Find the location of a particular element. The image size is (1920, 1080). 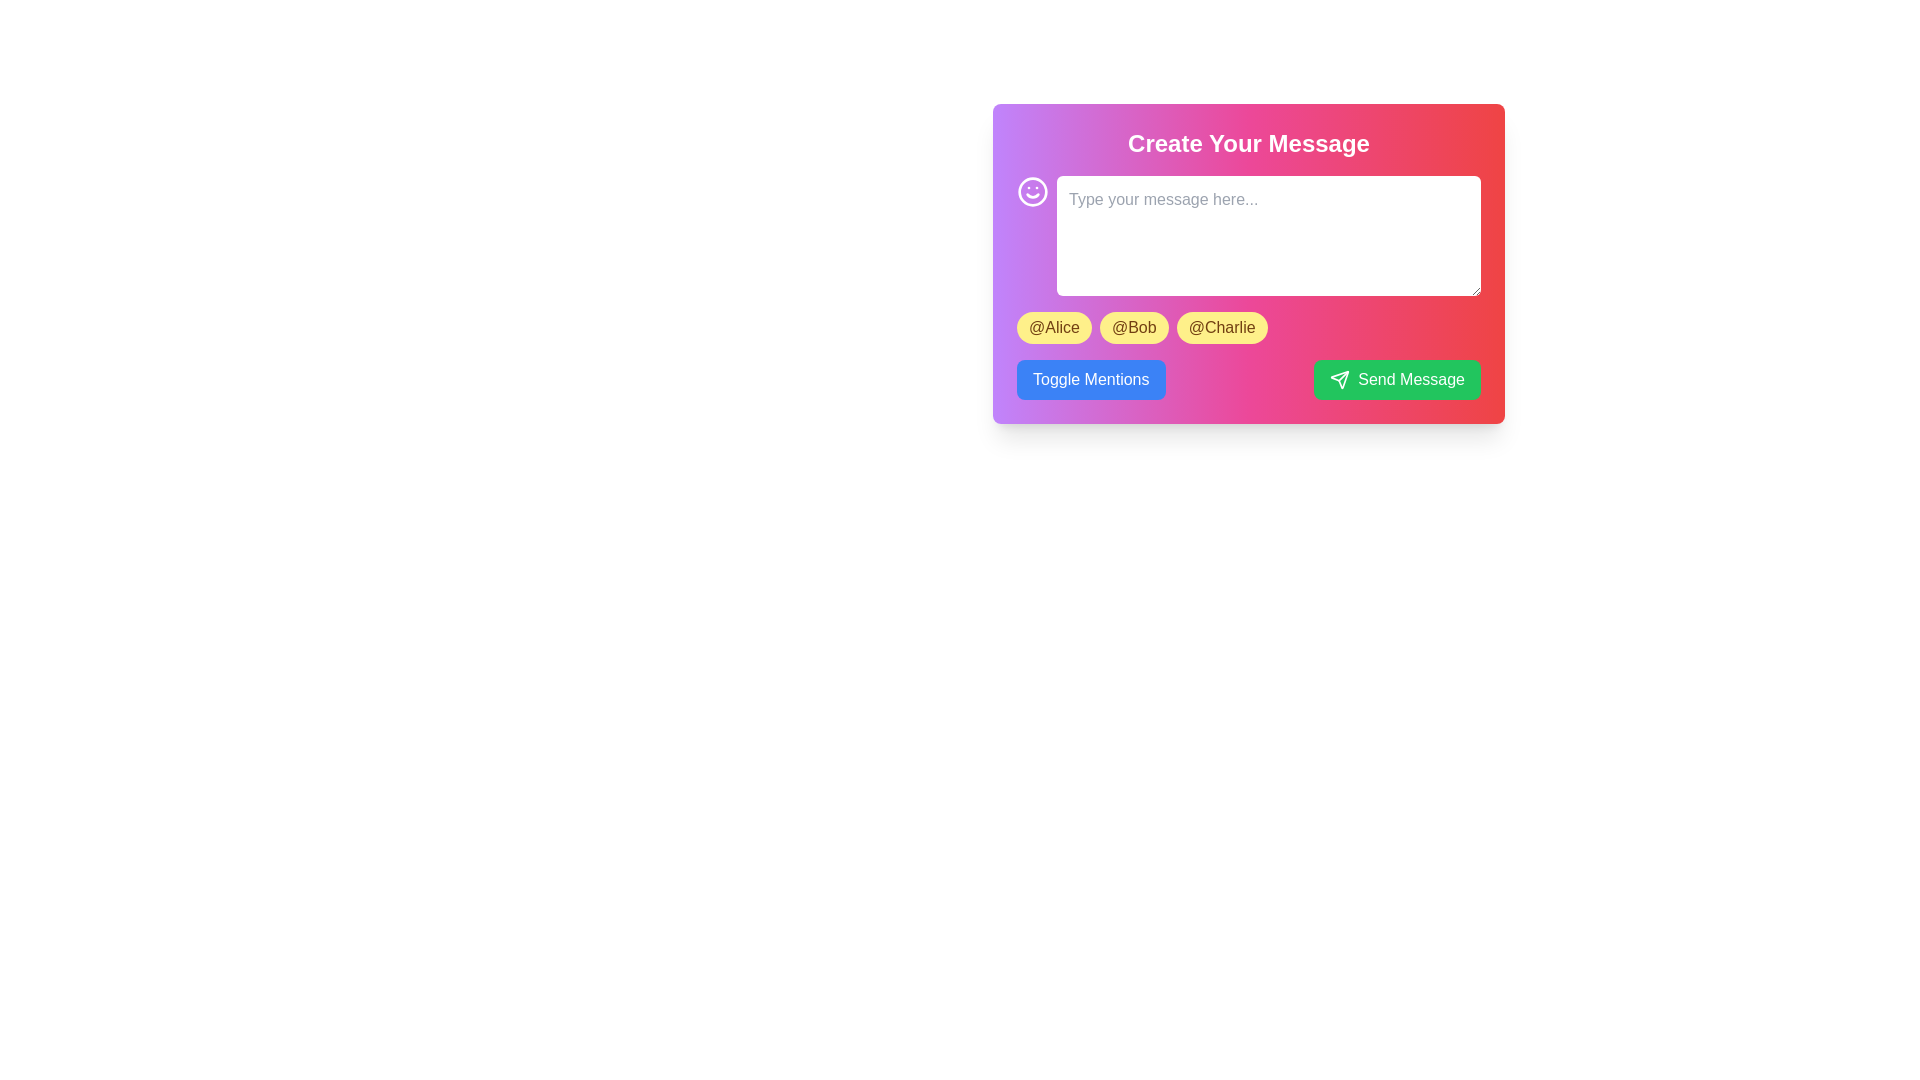

the decorative SVG circle element at the center of the smiley face icon located in the top-left corner of the message creation card is located at coordinates (1032, 192).